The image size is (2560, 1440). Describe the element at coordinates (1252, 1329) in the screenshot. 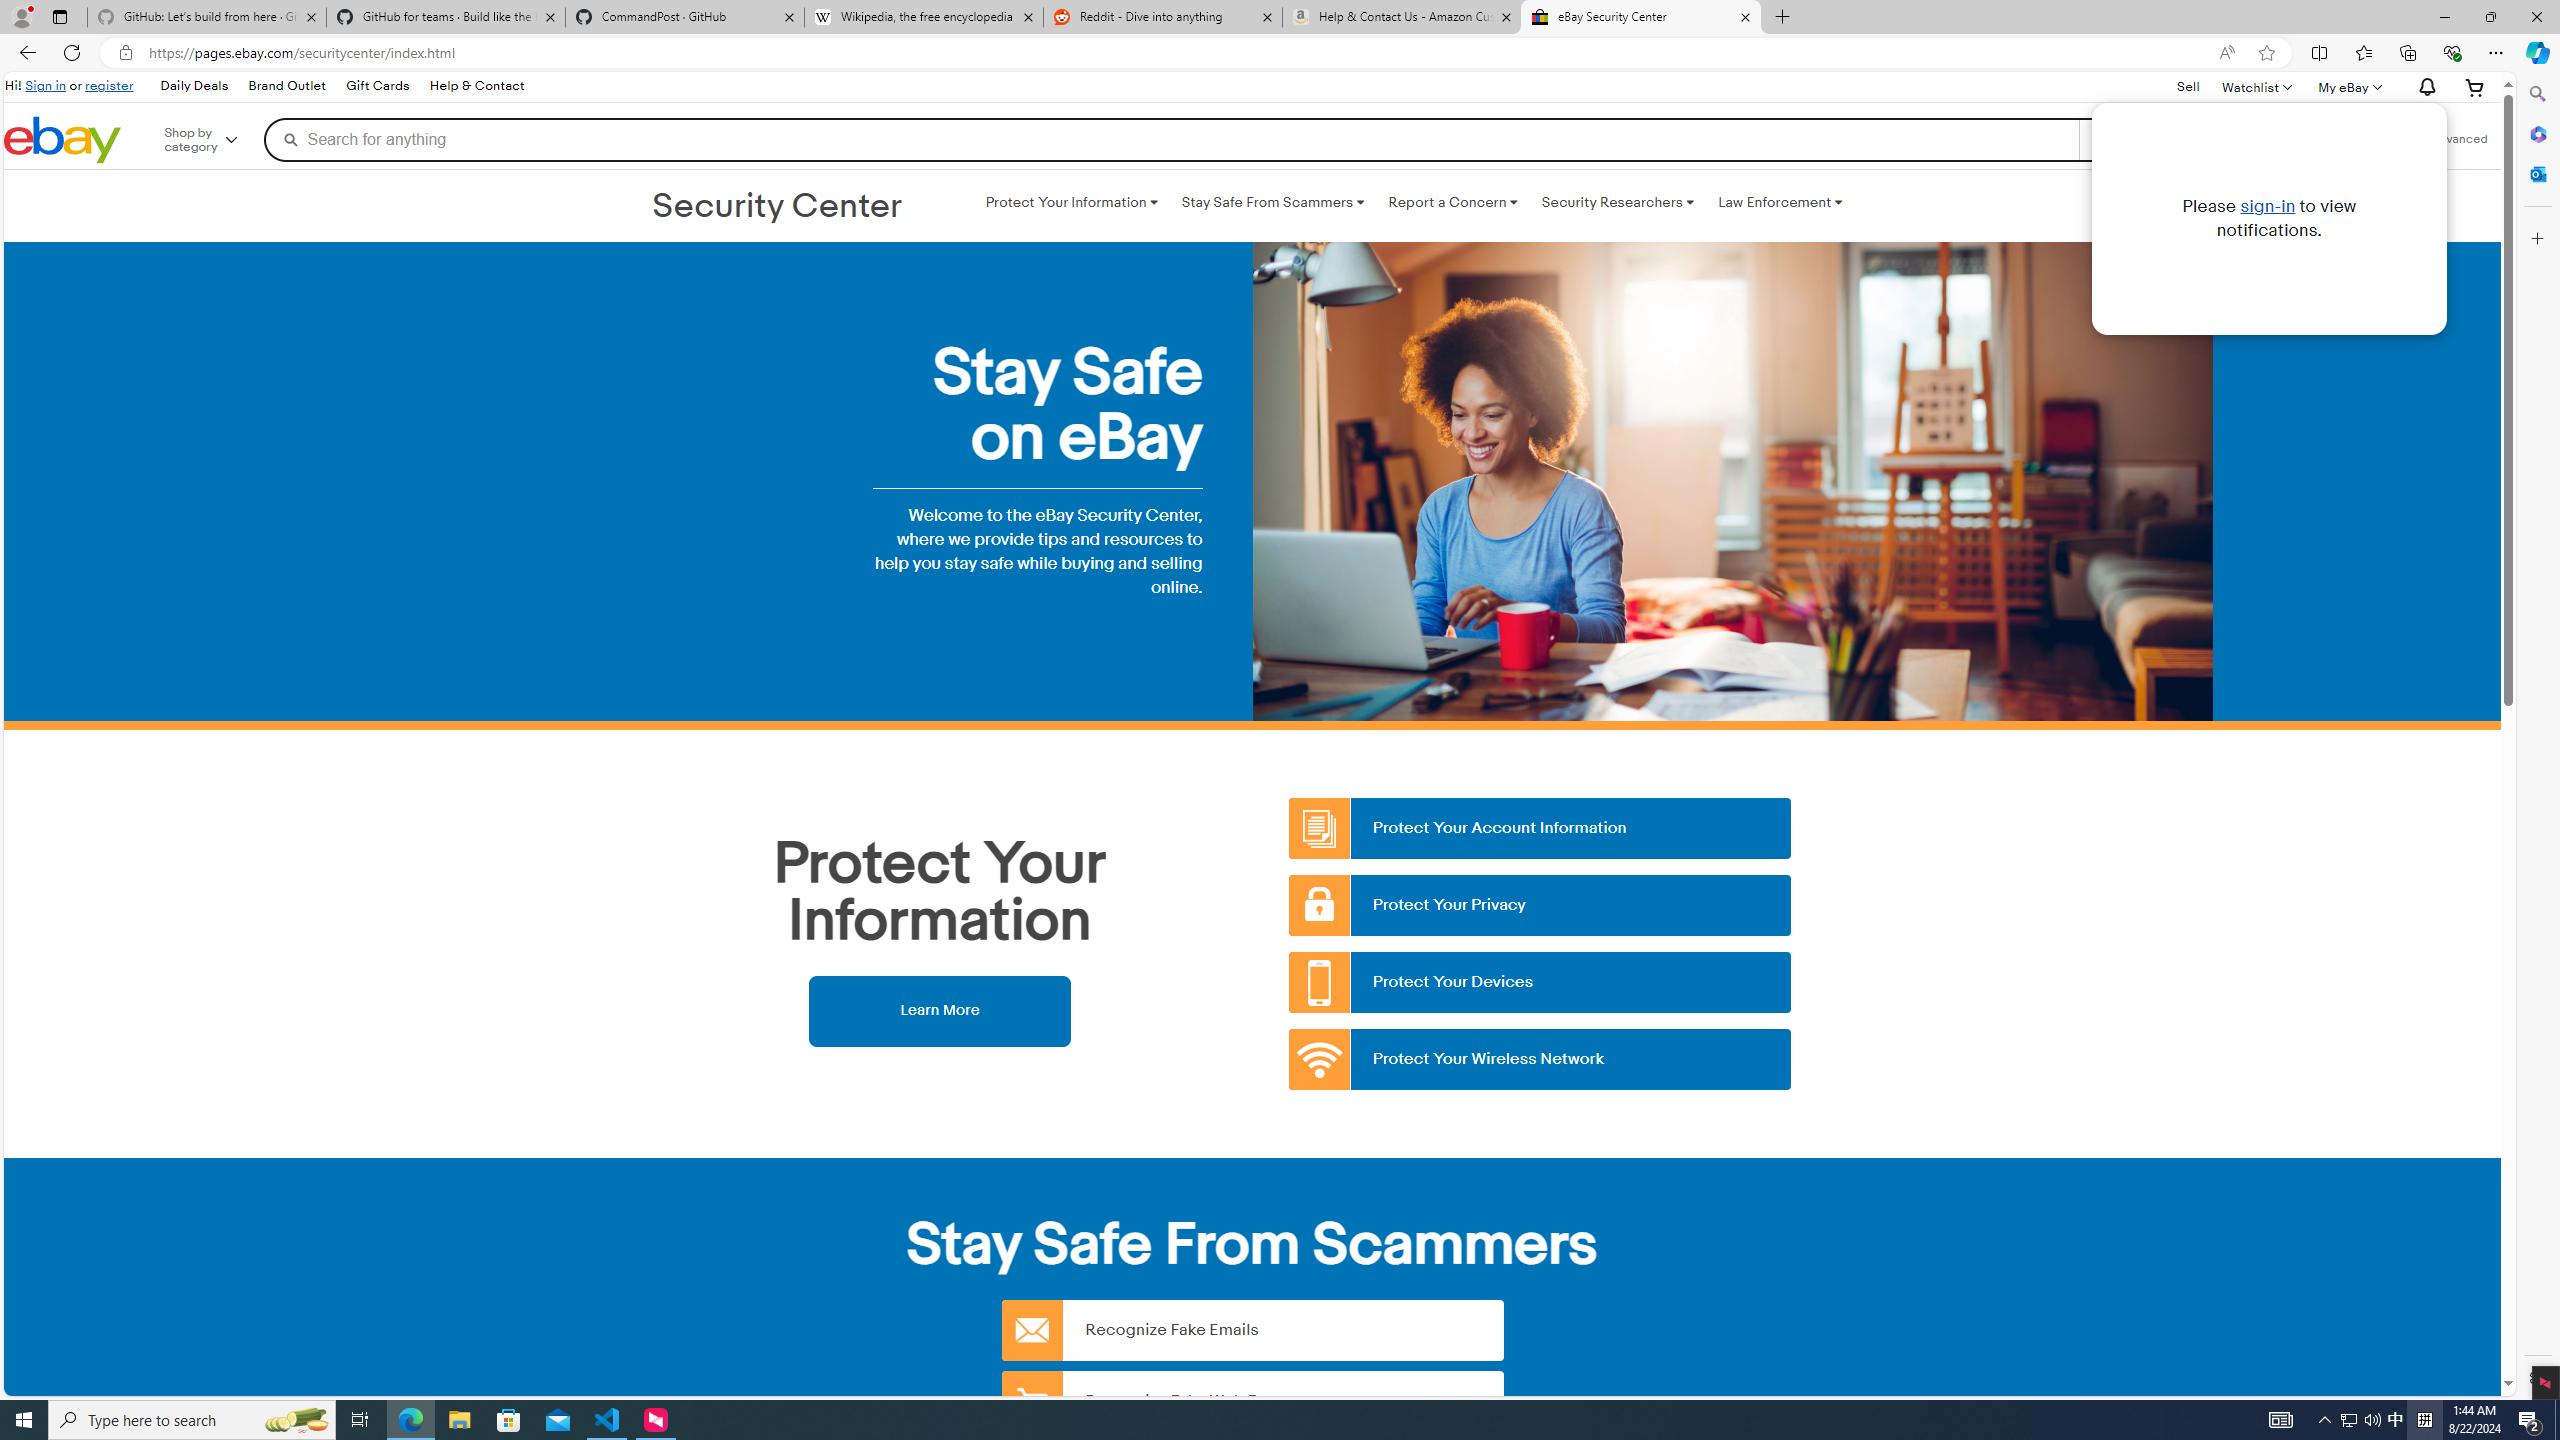

I see `'Recognize Fake Emails'` at that location.